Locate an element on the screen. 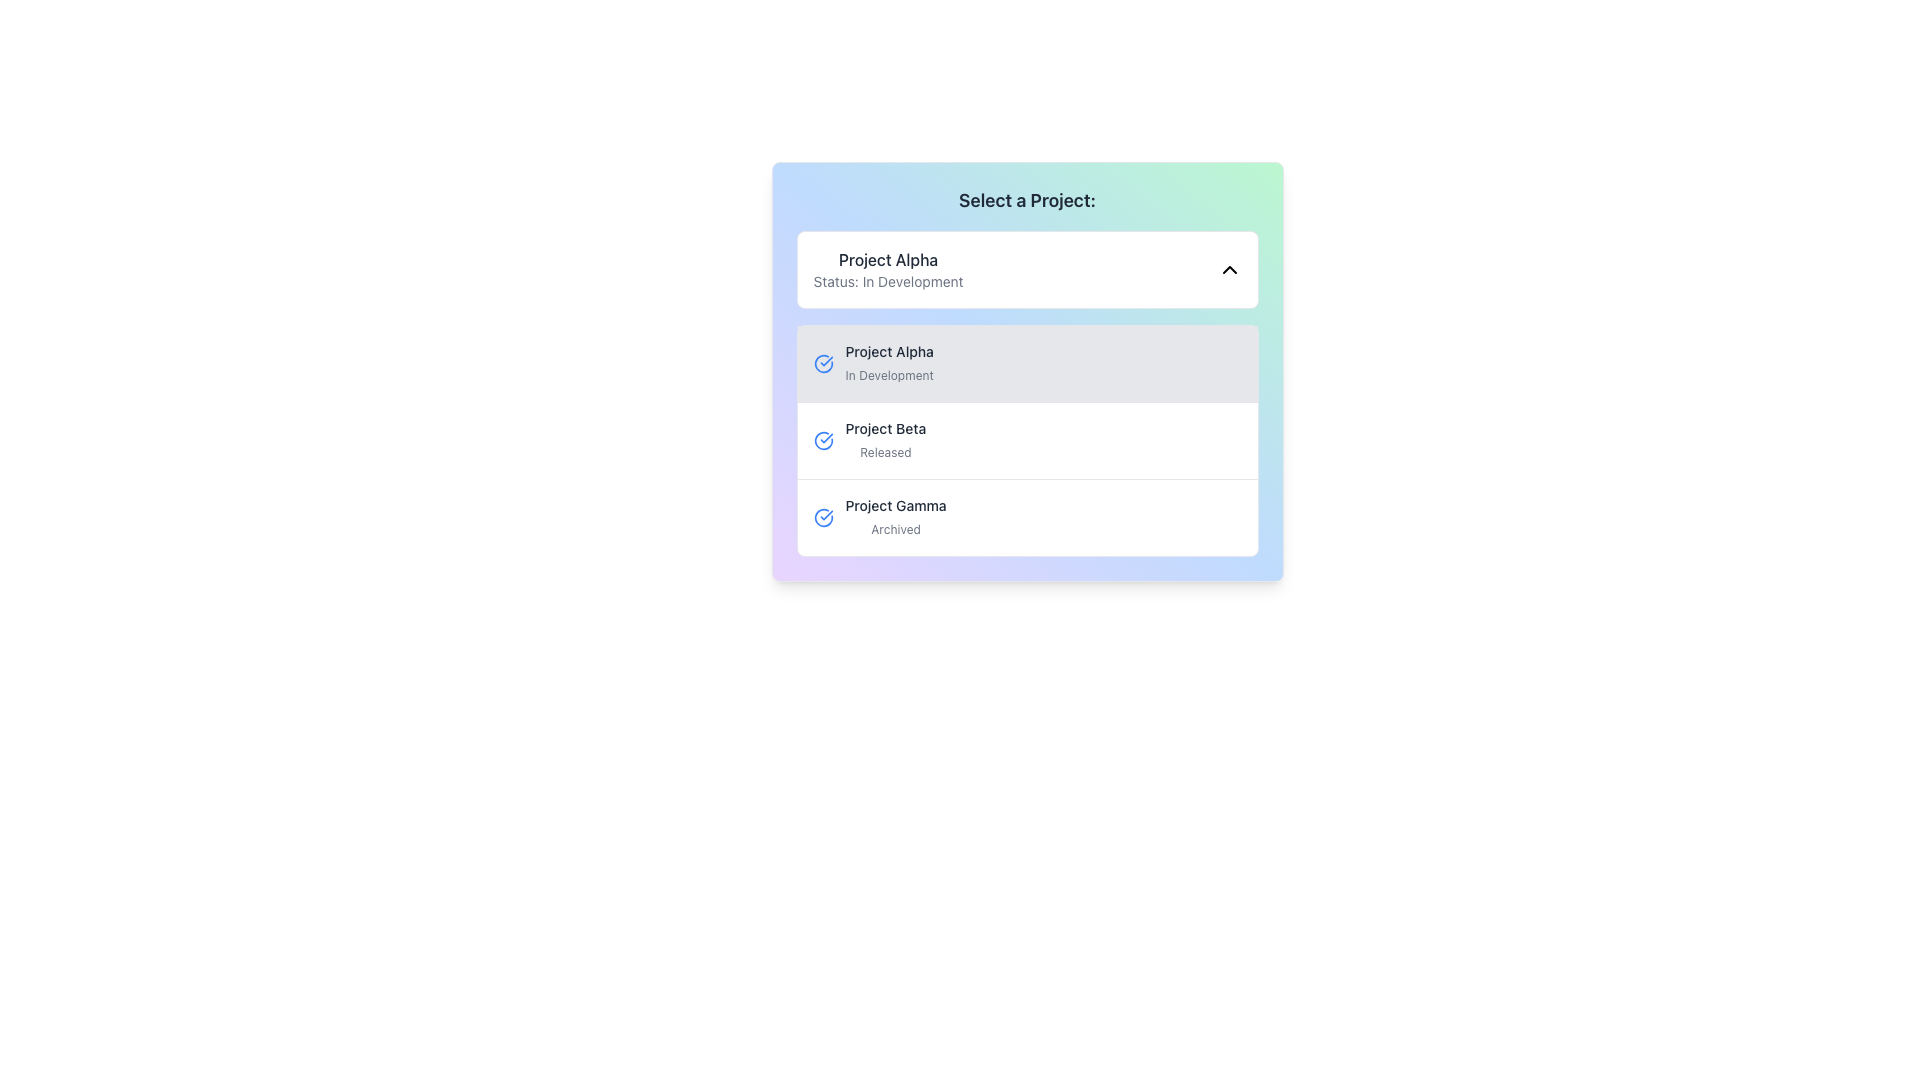  the chevron button located in the top-right corner of the 'Project Alpha' card is located at coordinates (1228, 270).